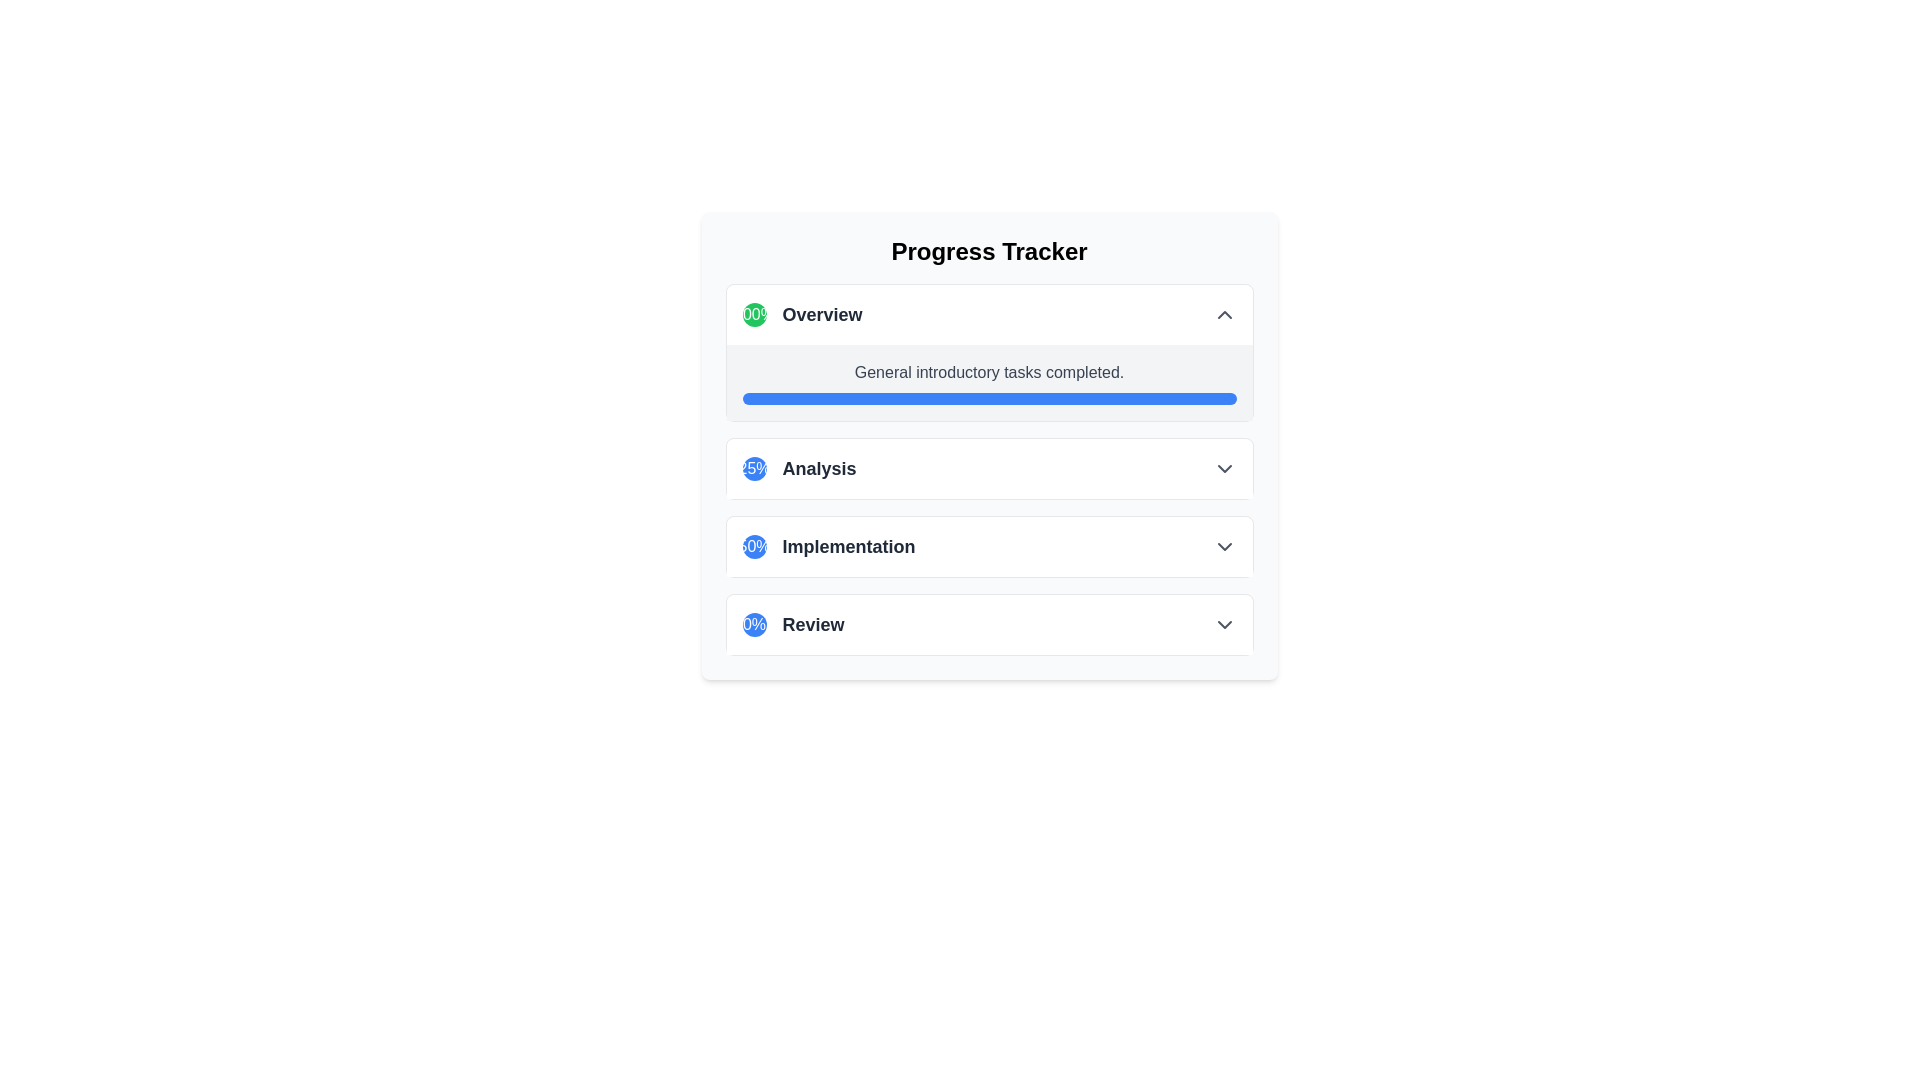 Image resolution: width=1920 pixels, height=1080 pixels. What do you see at coordinates (753, 469) in the screenshot?
I see `details associated with the Progress Indicator Badge located on the left side of the 'Analysis' text in the 'Progress Tracker' card` at bounding box center [753, 469].